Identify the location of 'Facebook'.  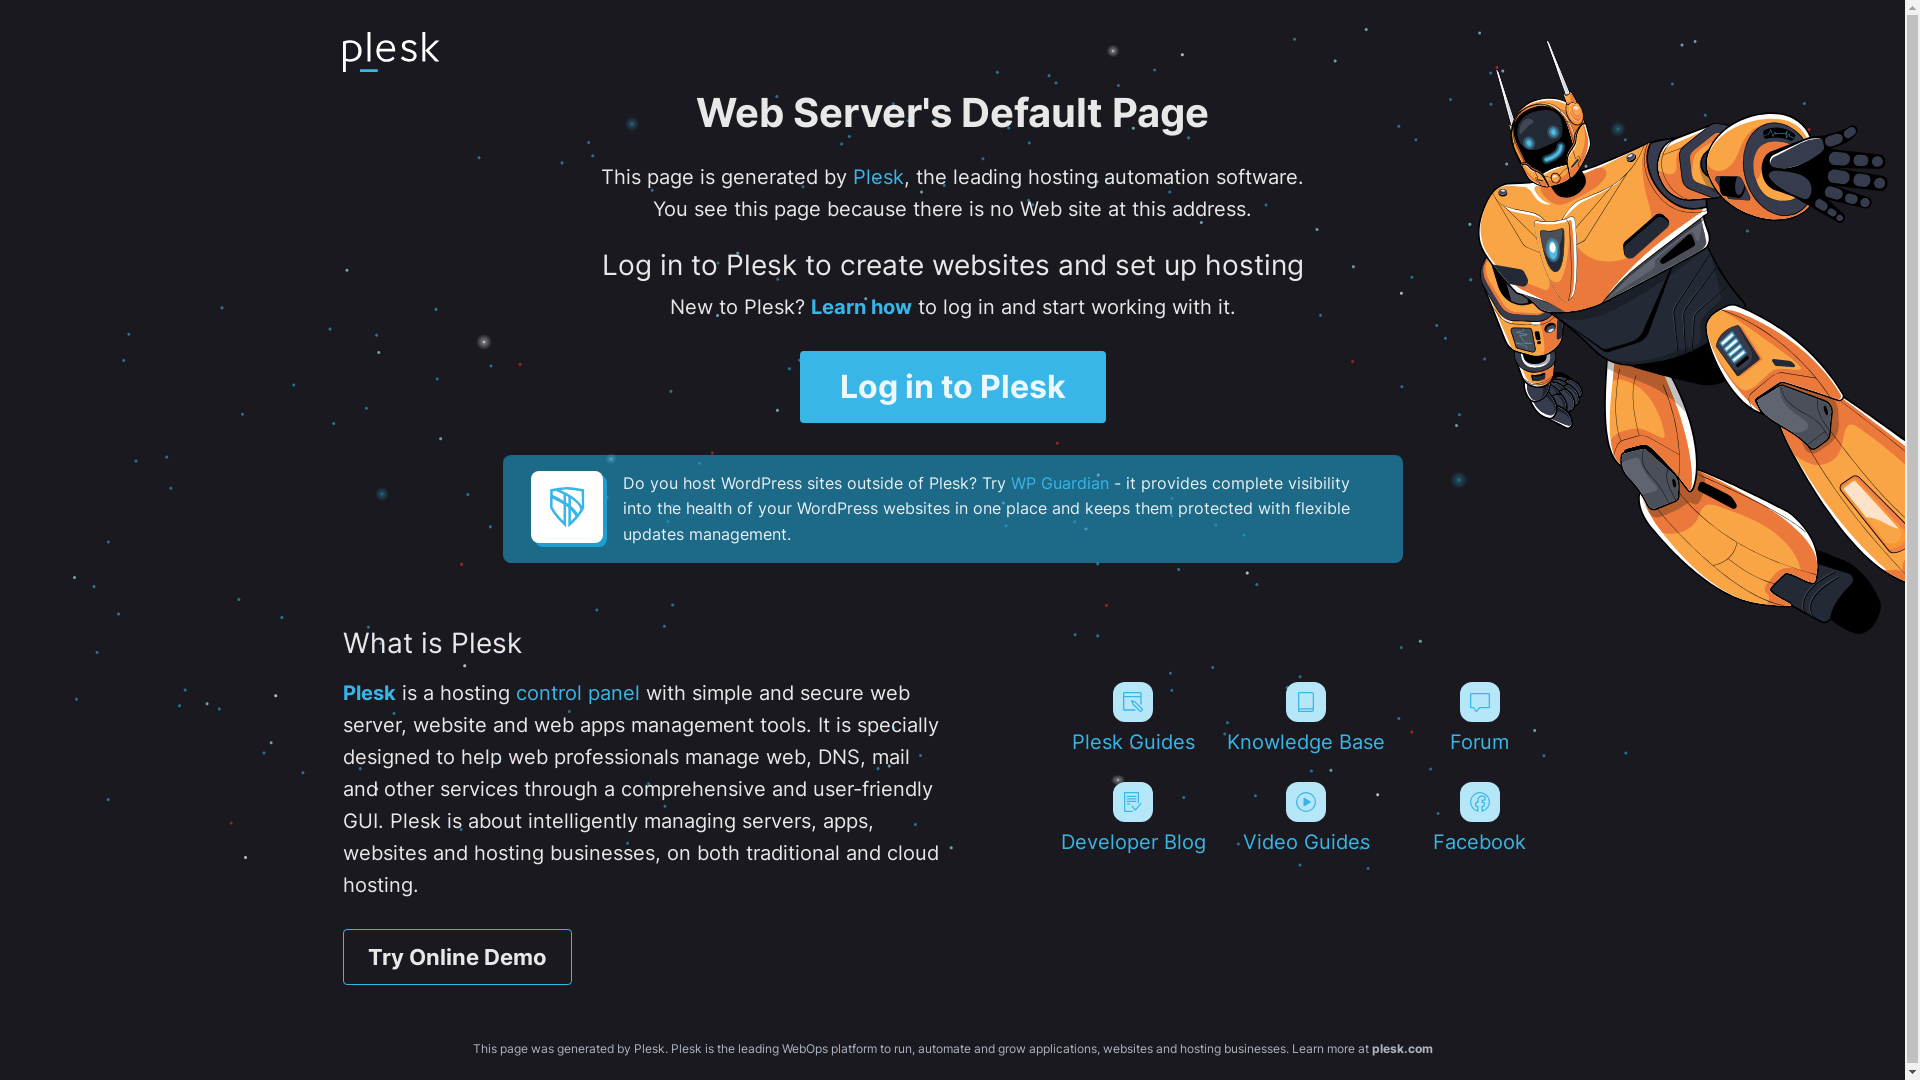
(1479, 817).